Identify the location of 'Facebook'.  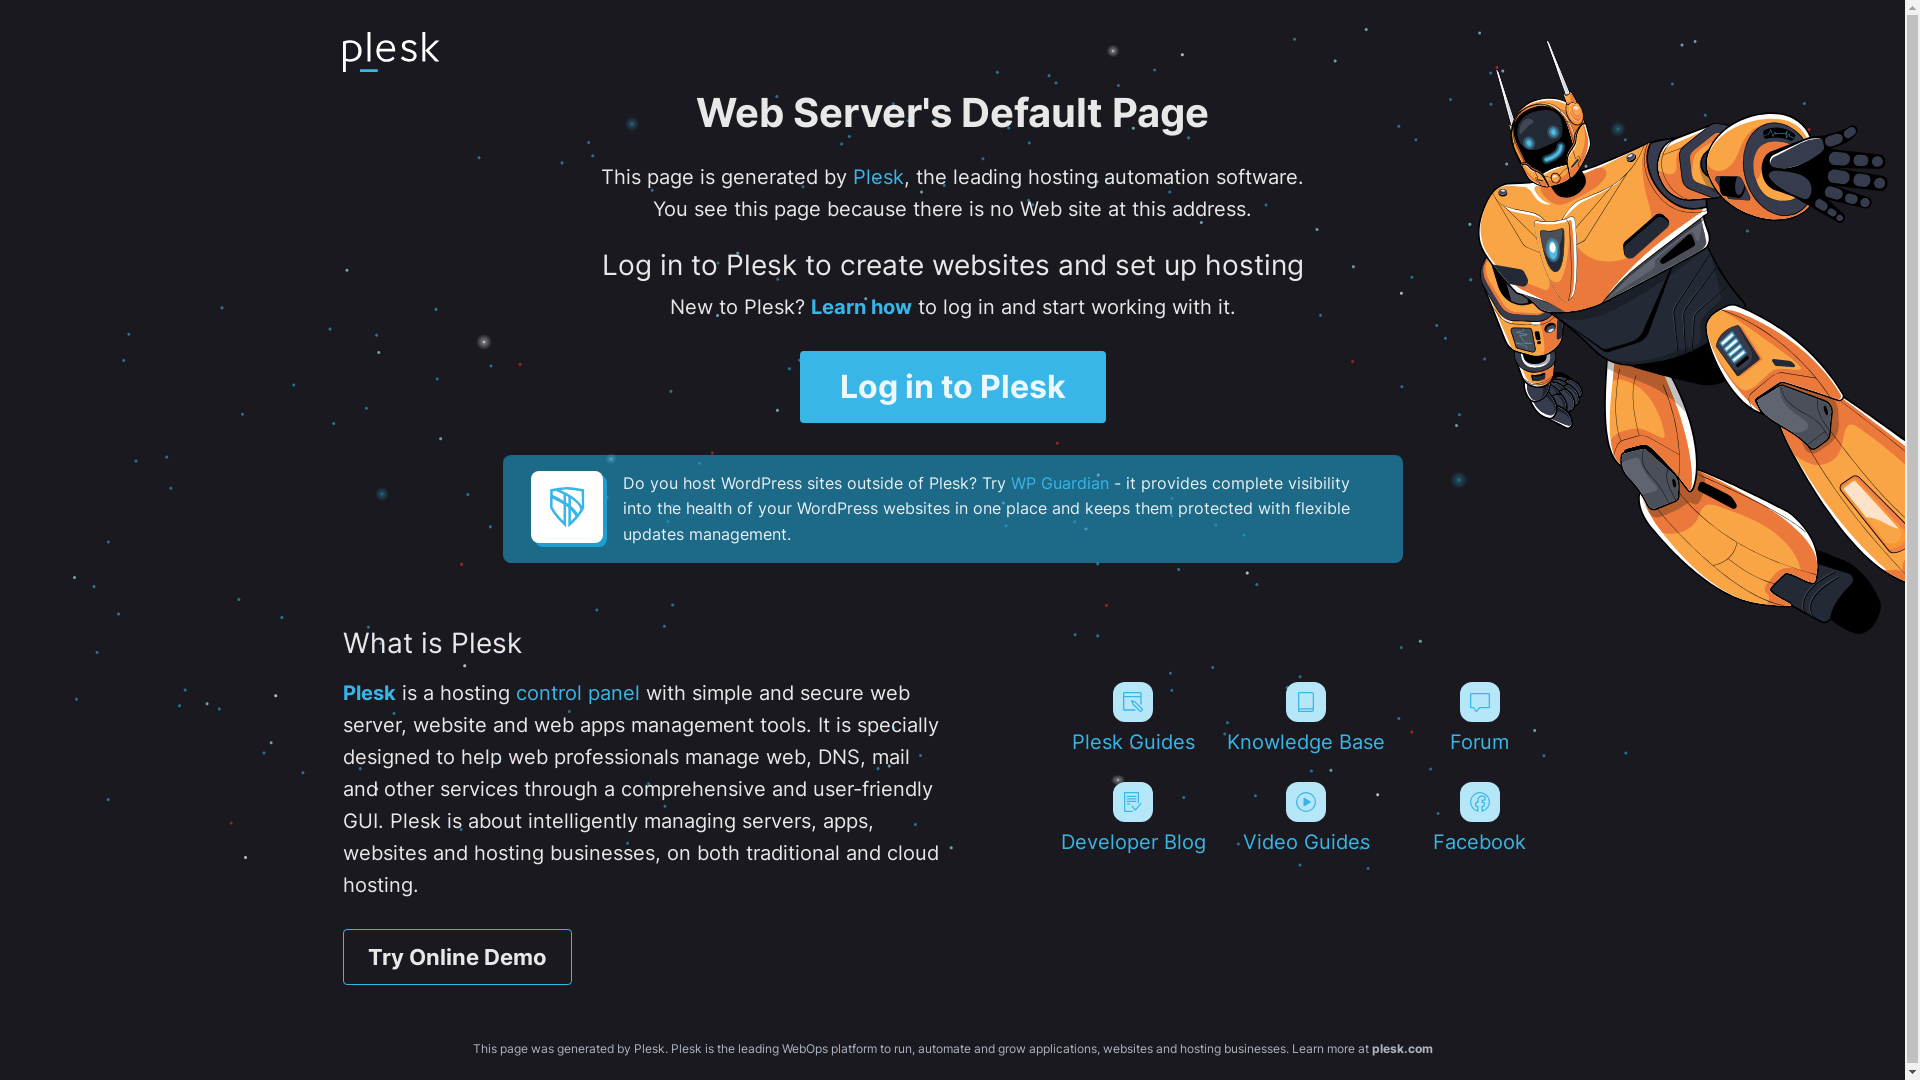
(1479, 817).